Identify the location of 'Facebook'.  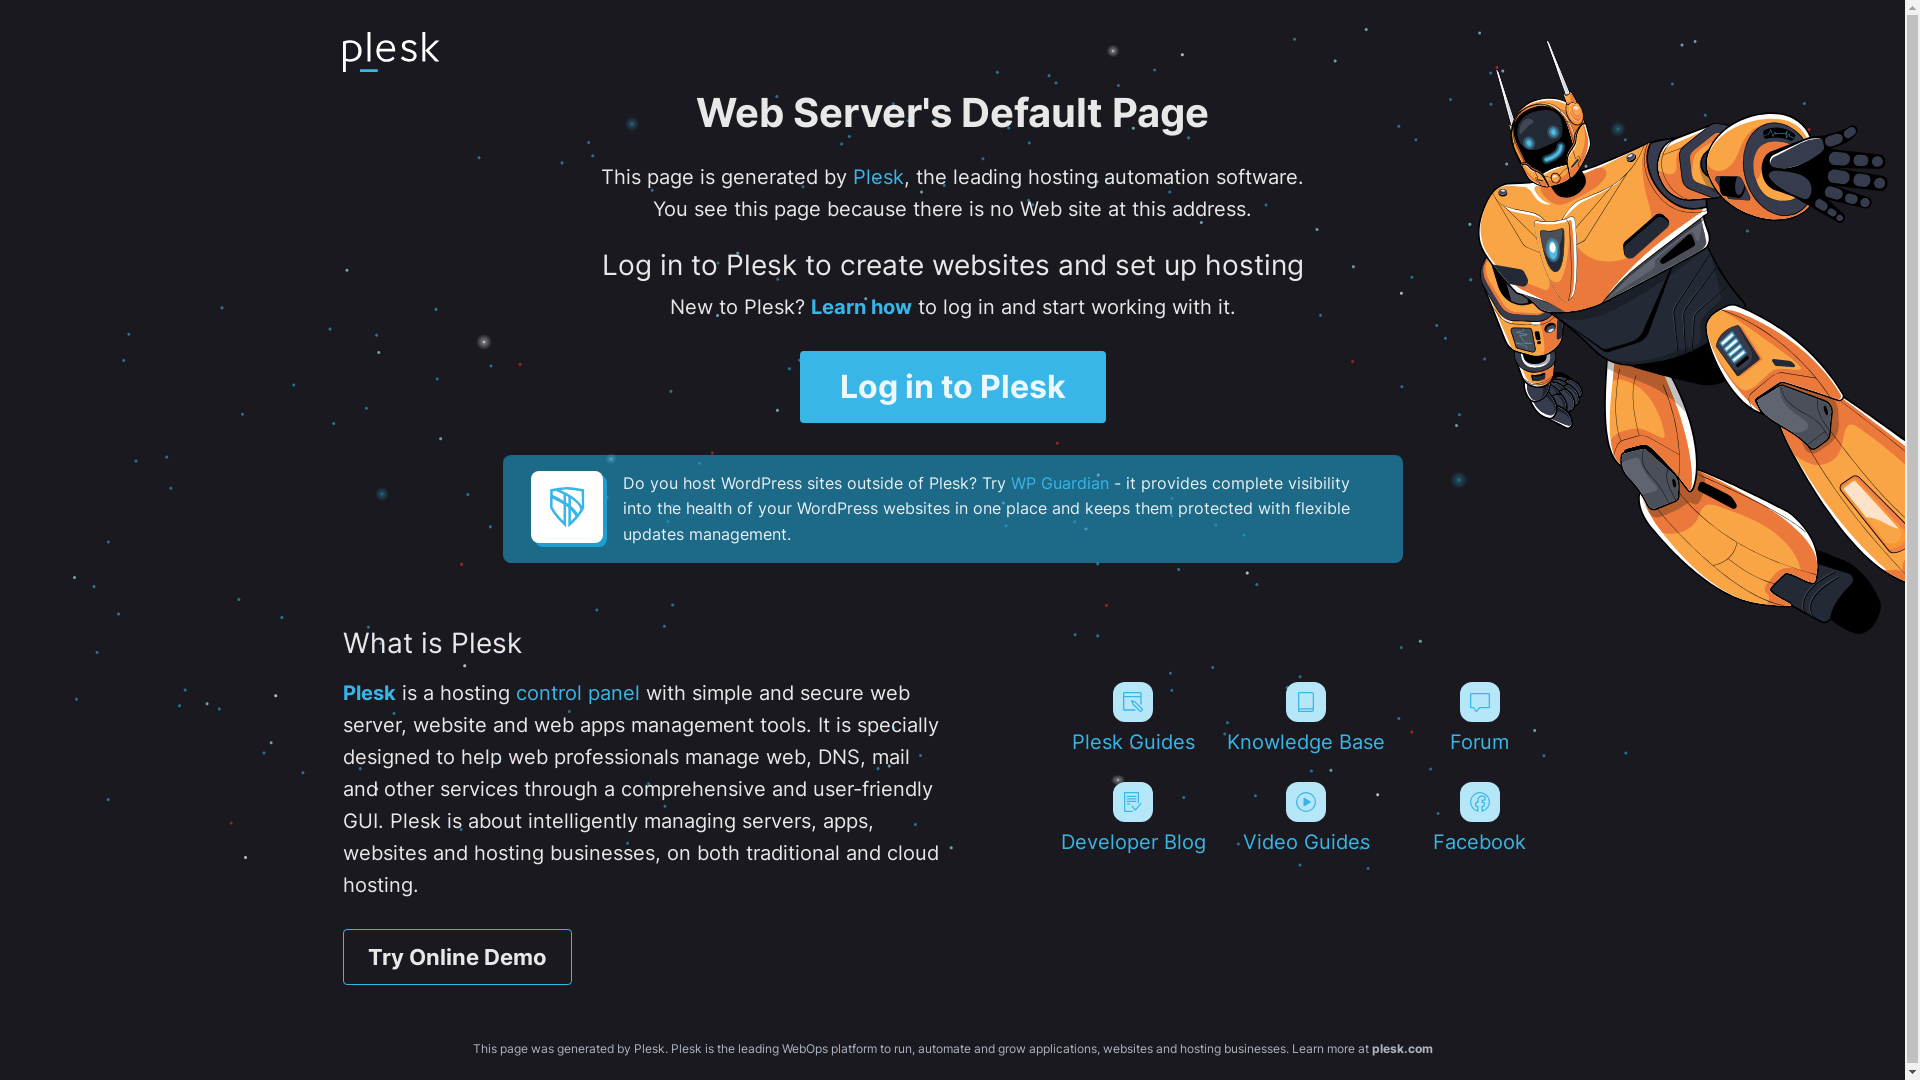
(1479, 817).